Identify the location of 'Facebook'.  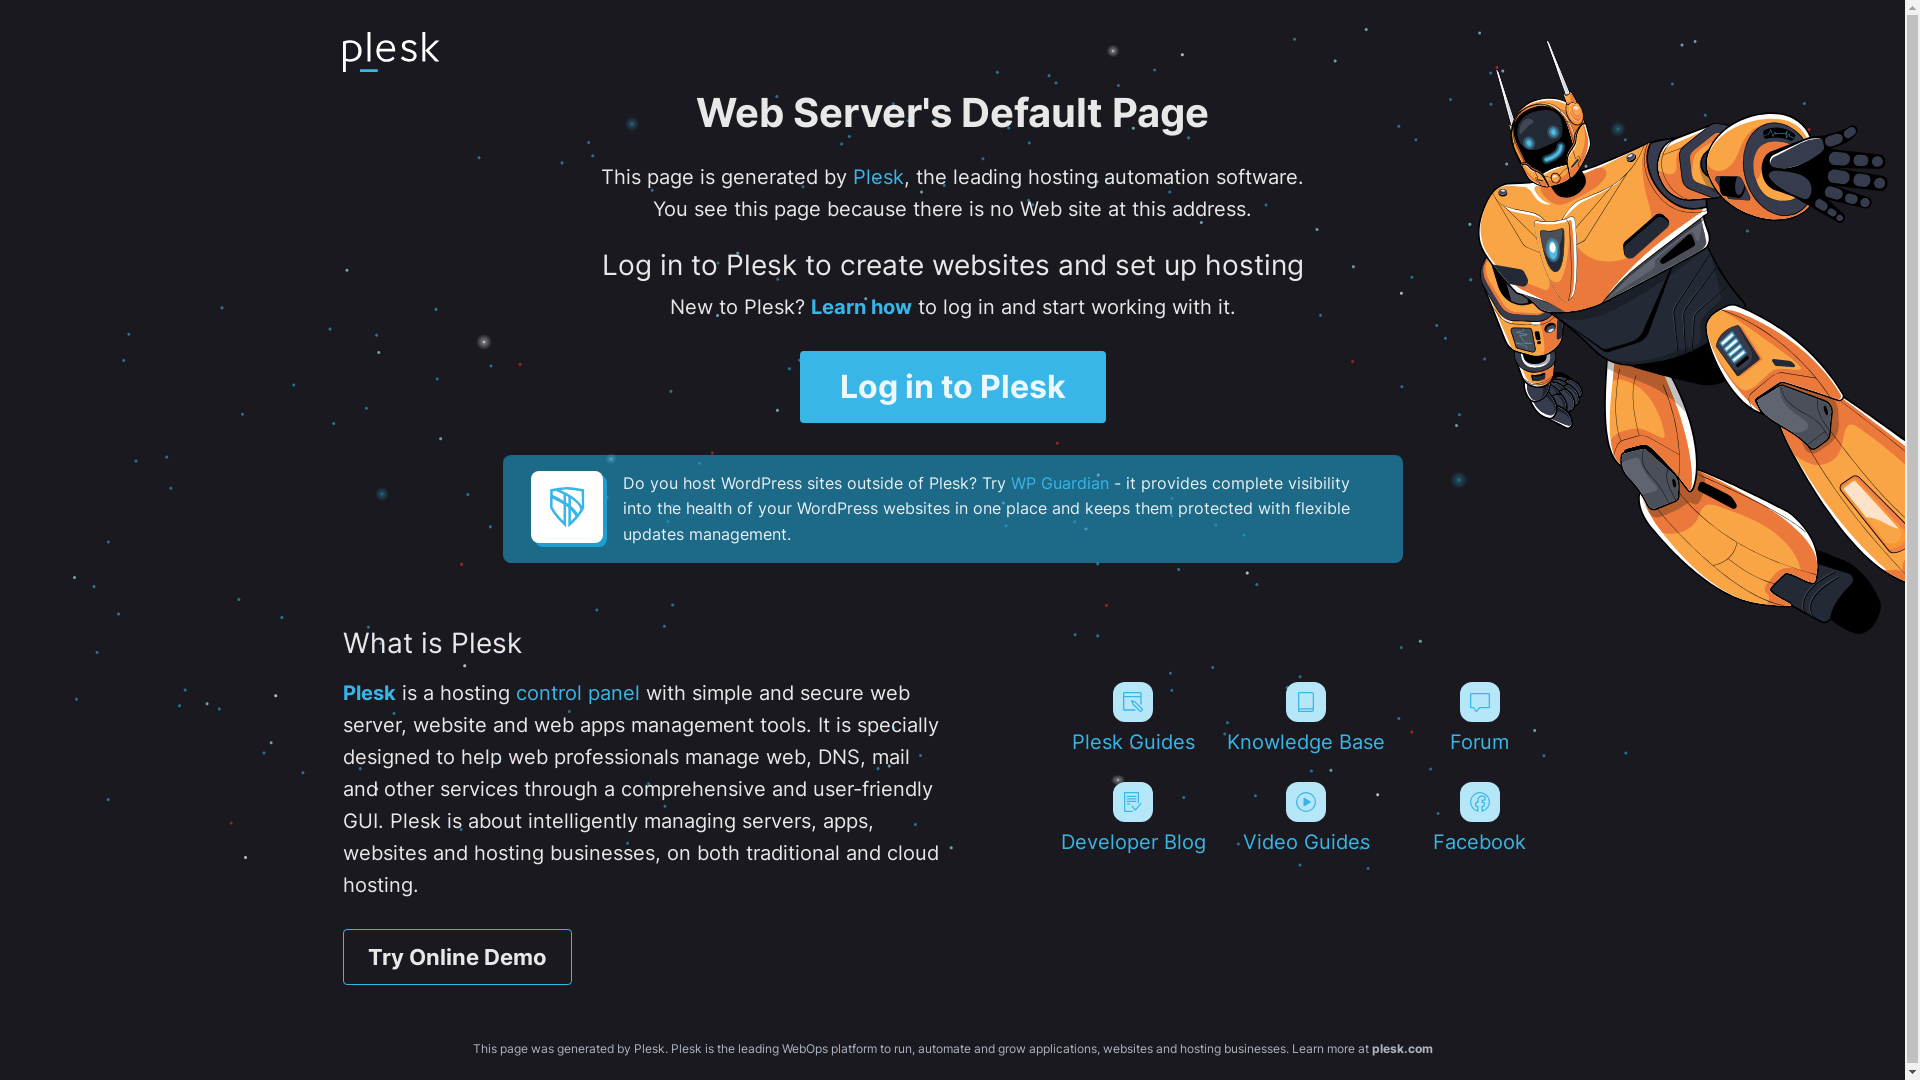
(1479, 817).